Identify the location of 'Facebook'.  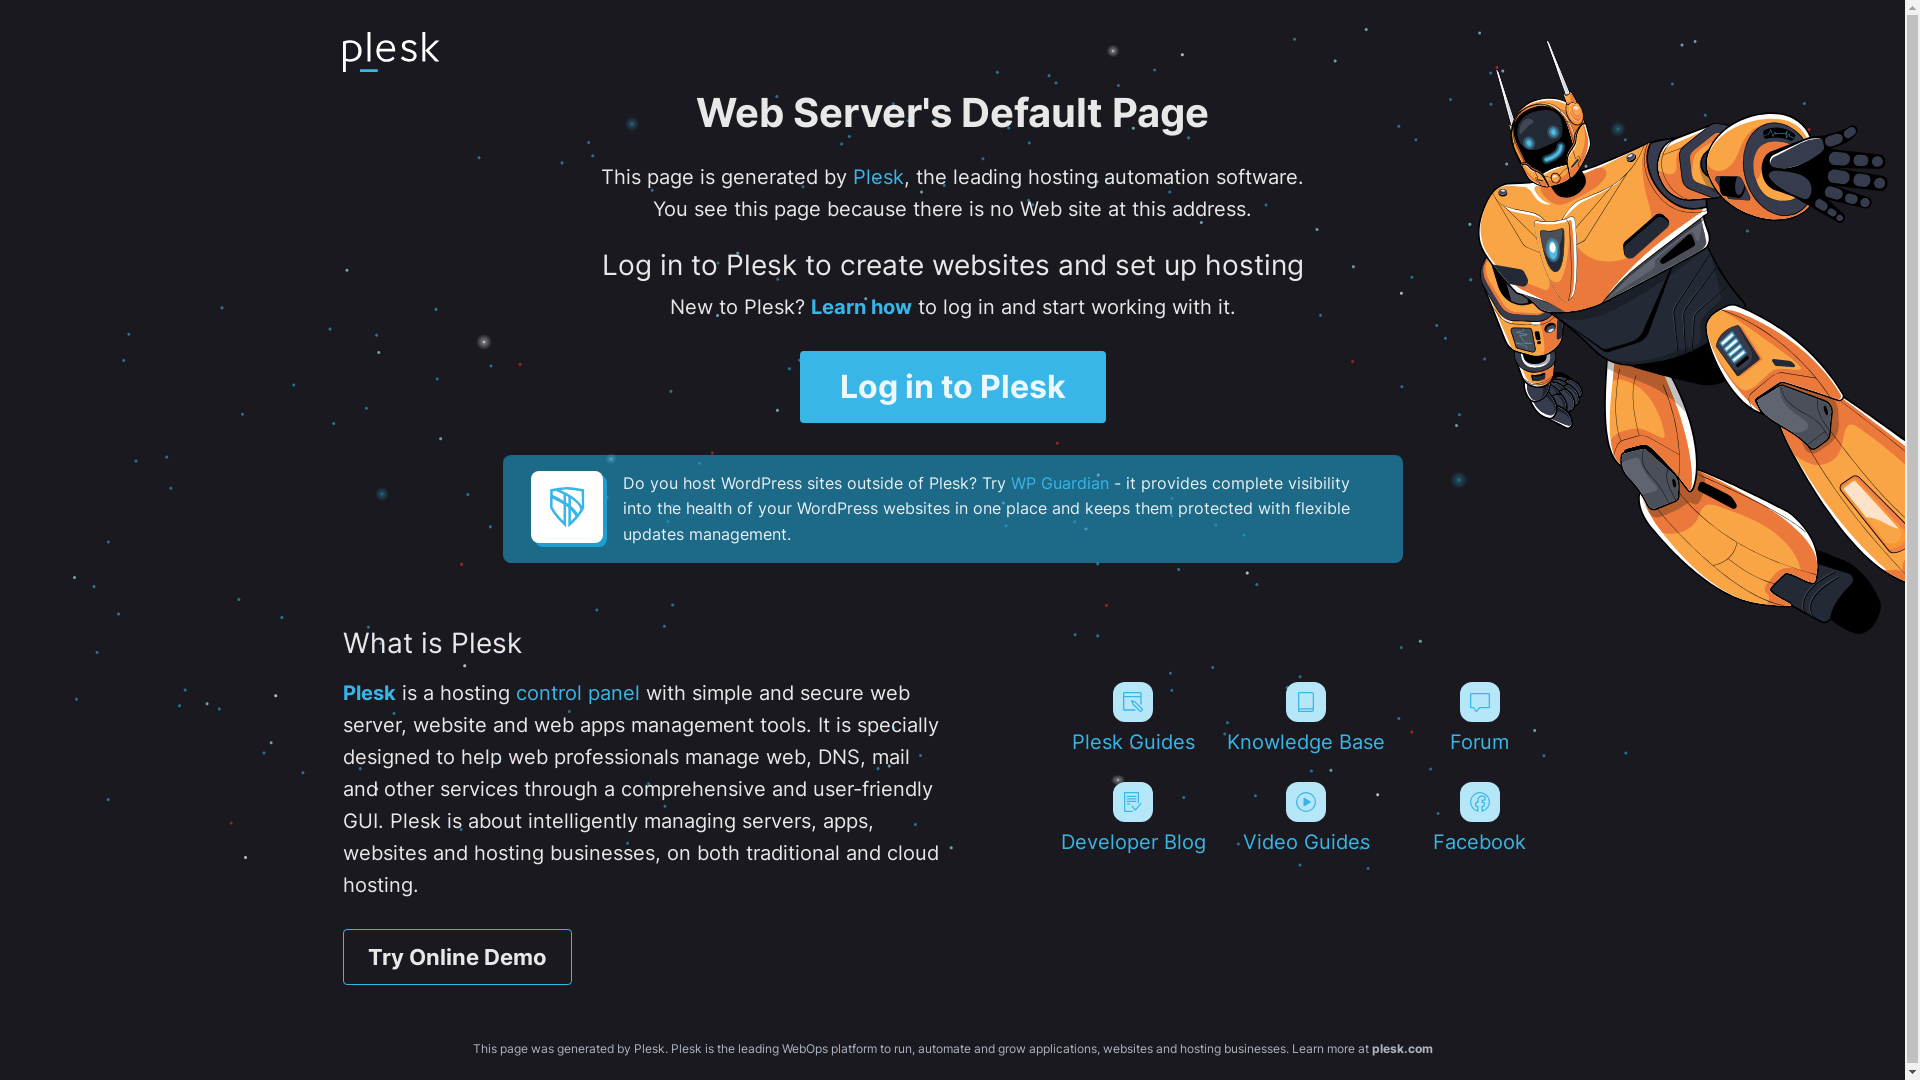
(1479, 817).